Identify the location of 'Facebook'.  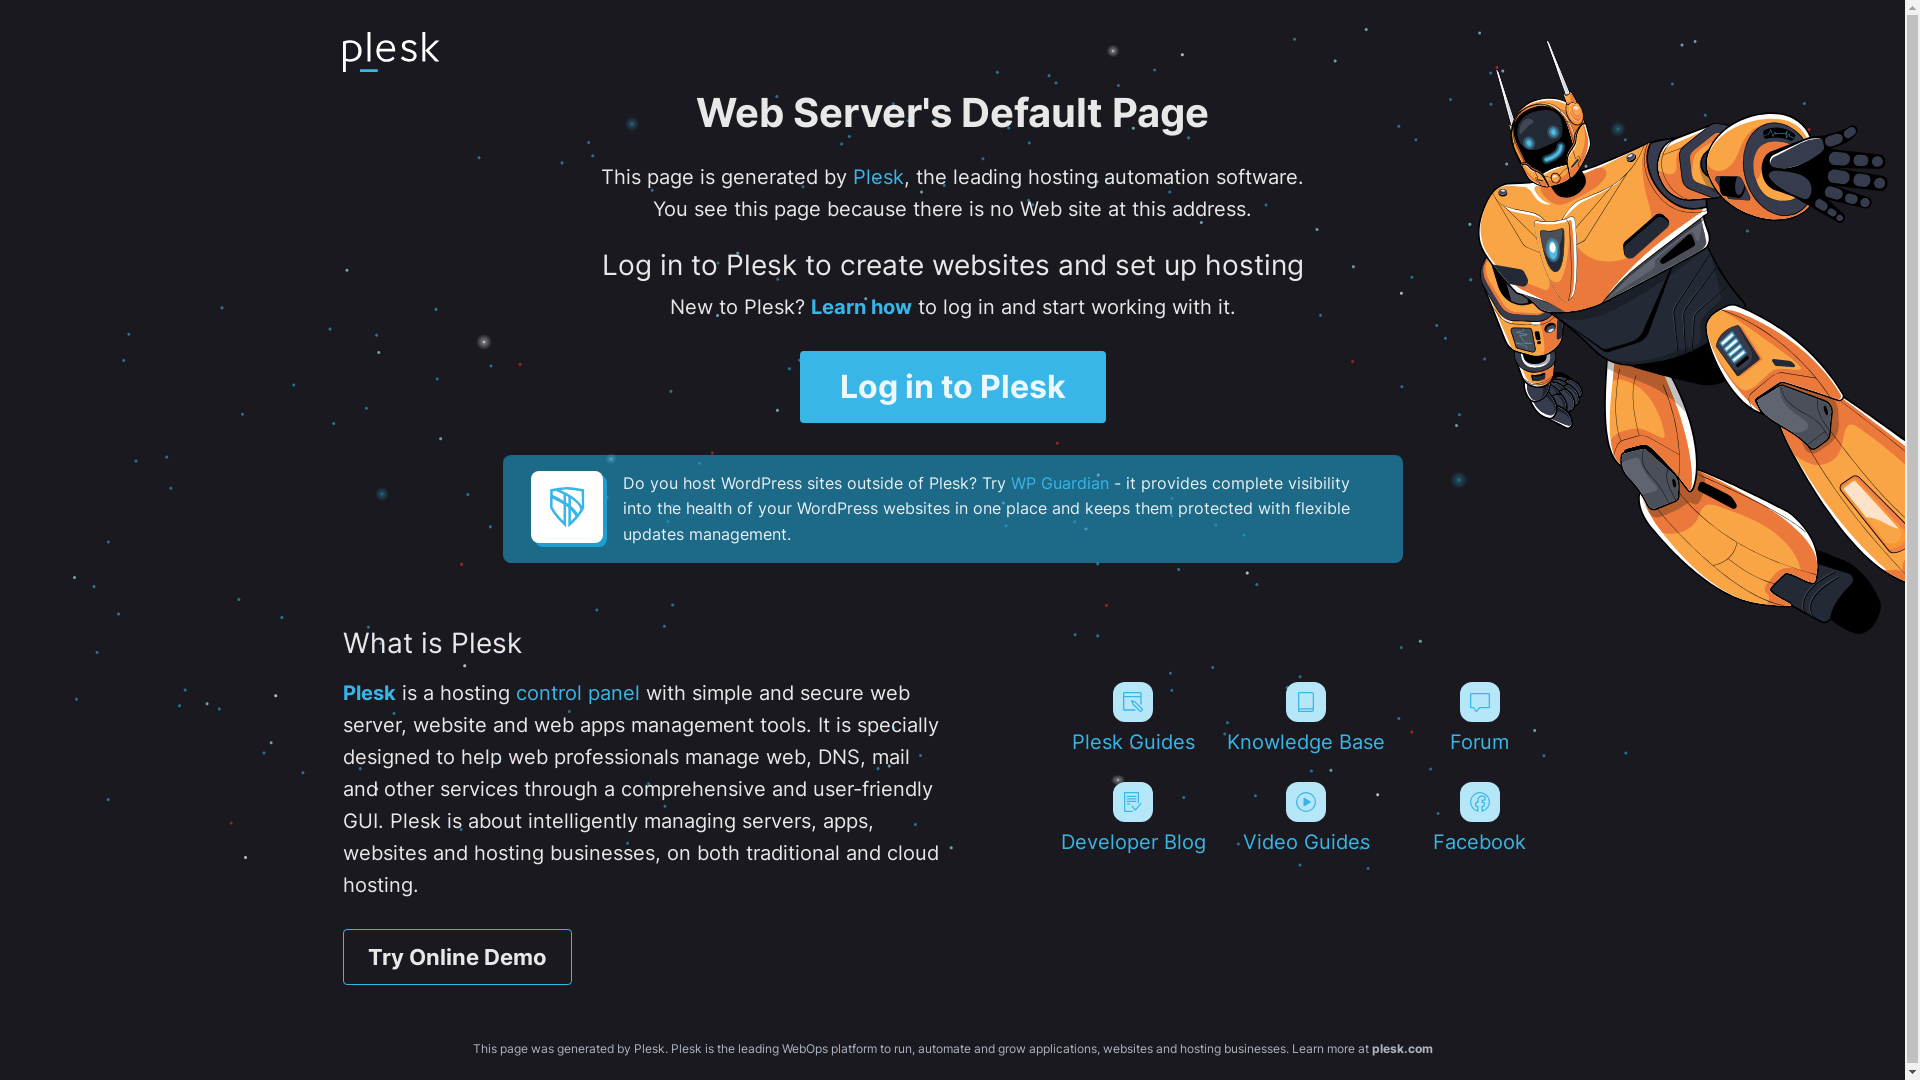
(1479, 817).